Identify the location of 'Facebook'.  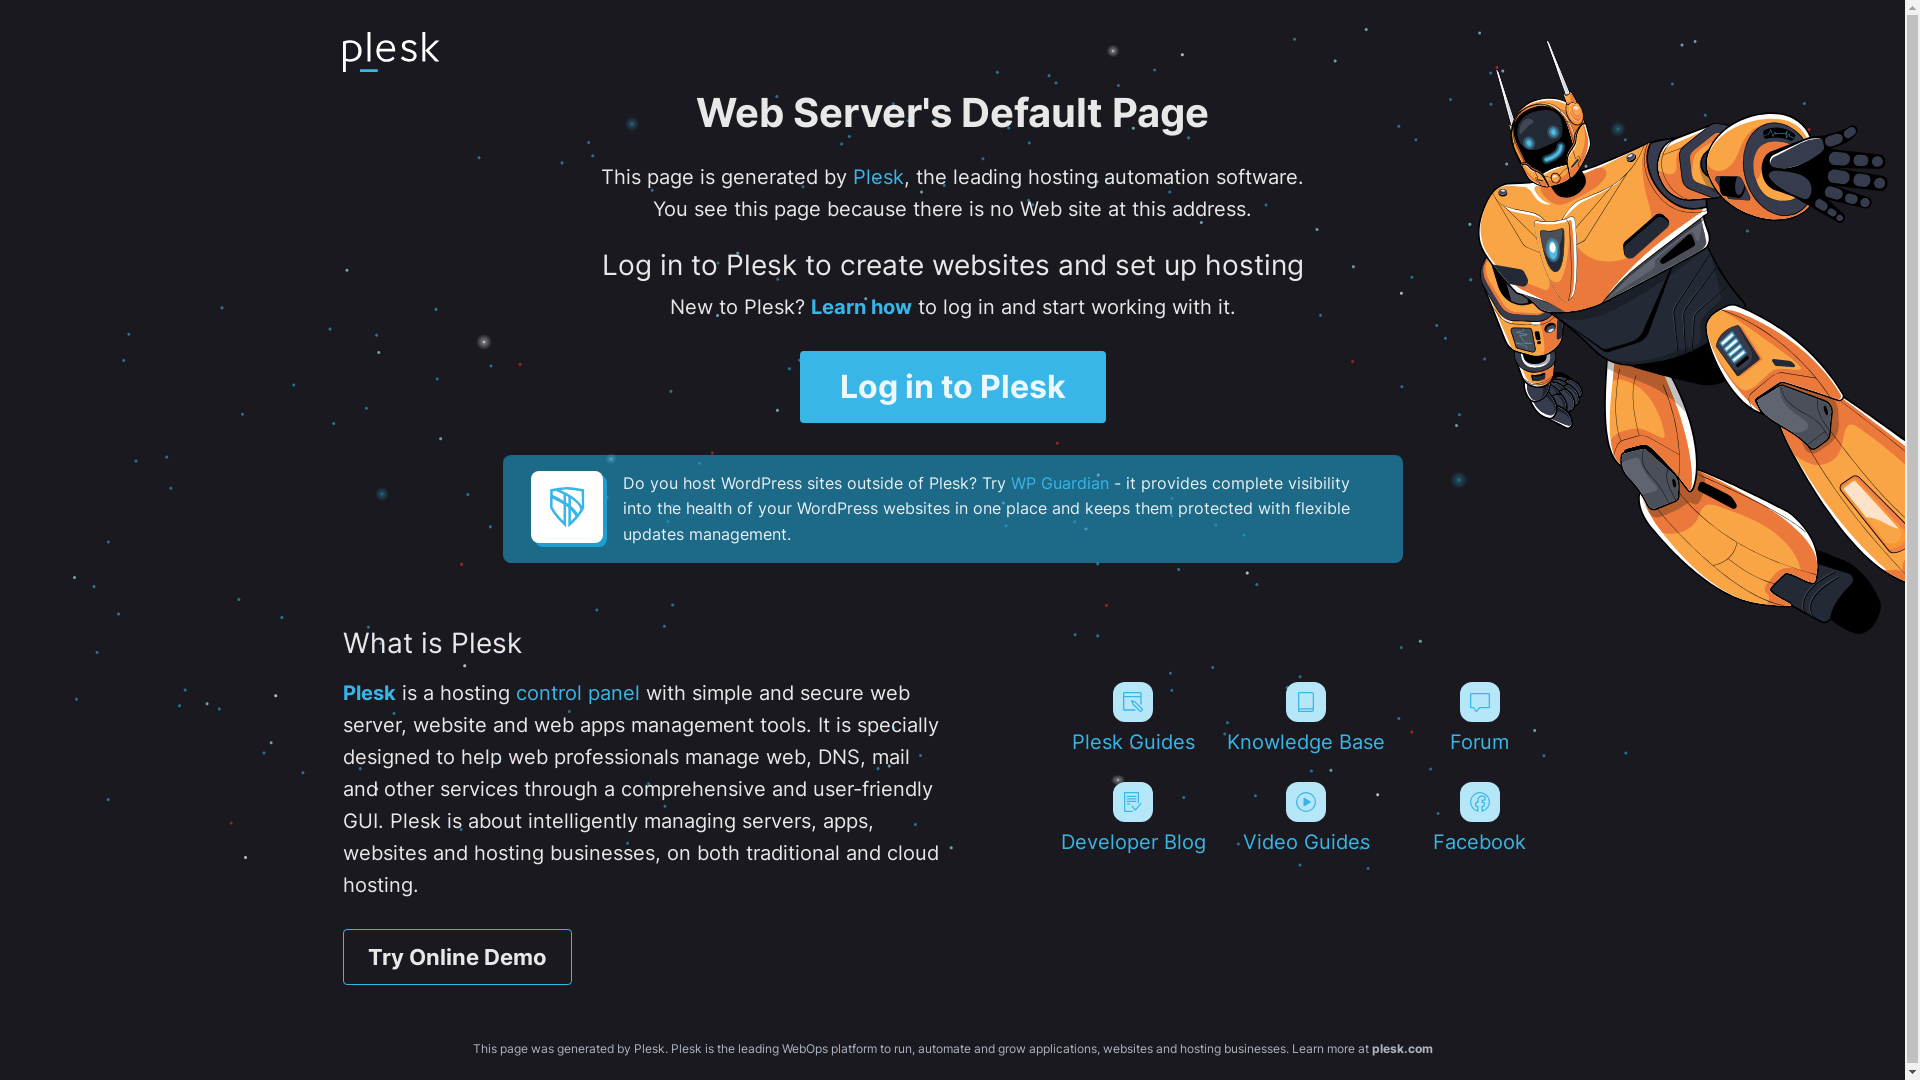
(1479, 817).